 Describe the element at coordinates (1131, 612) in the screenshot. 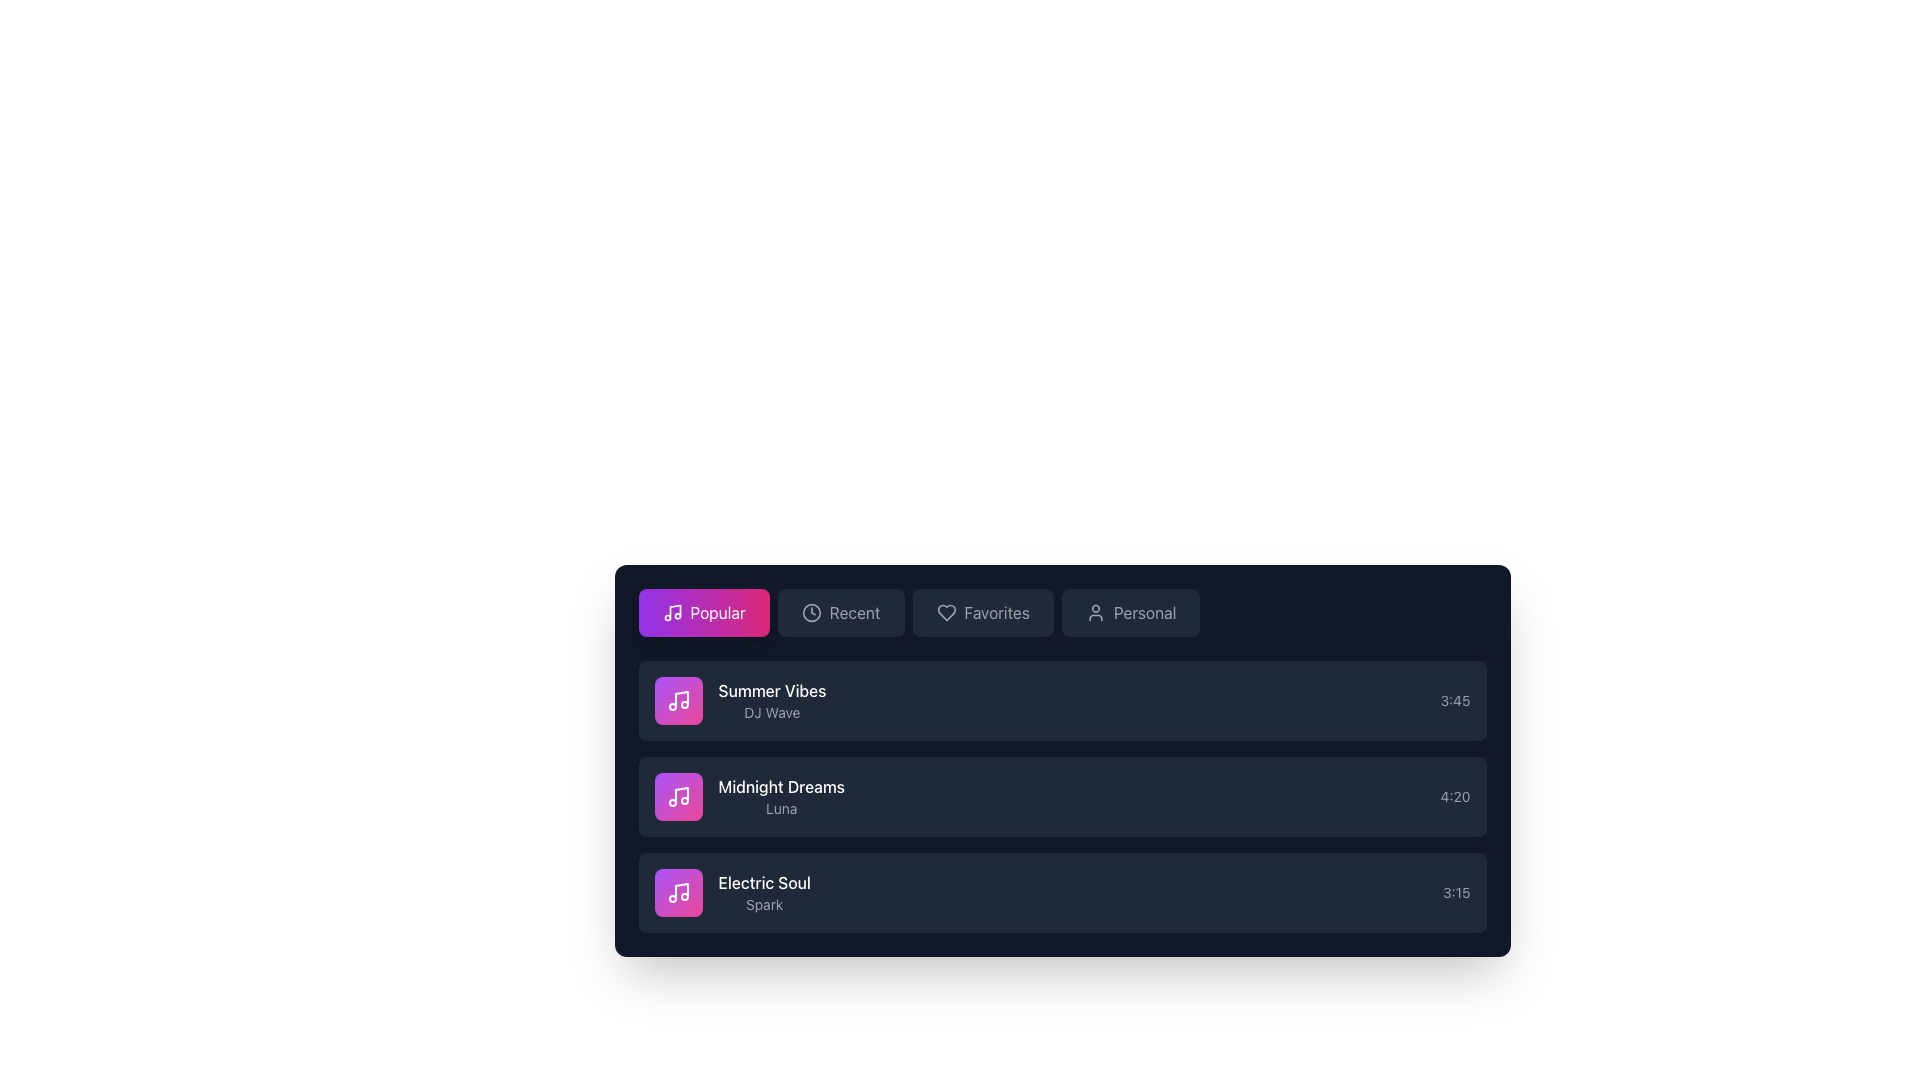

I see `the 'Personal' button, which is the fourth button in a horizontal row of buttons with a dark gray background and a user profile icon, to observe its hover effects` at that location.